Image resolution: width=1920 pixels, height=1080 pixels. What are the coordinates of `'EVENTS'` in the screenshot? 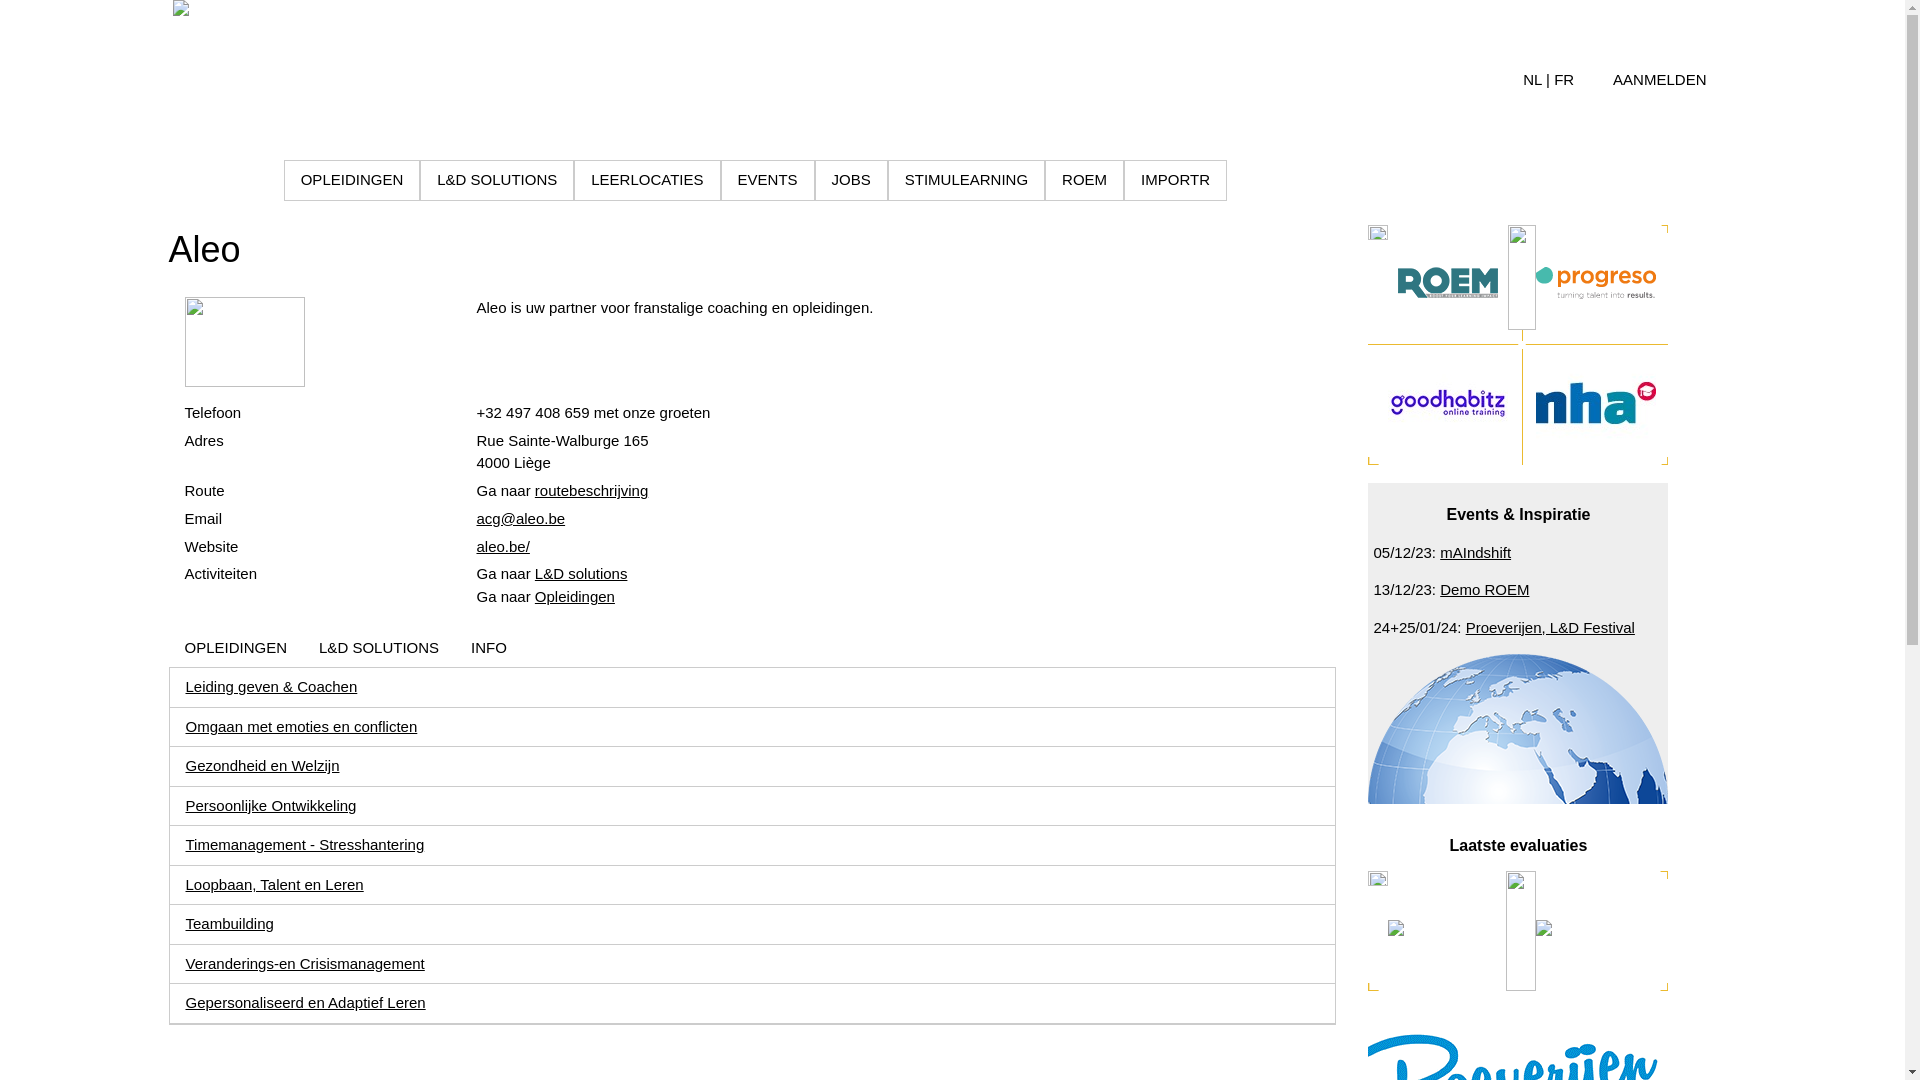 It's located at (720, 180).